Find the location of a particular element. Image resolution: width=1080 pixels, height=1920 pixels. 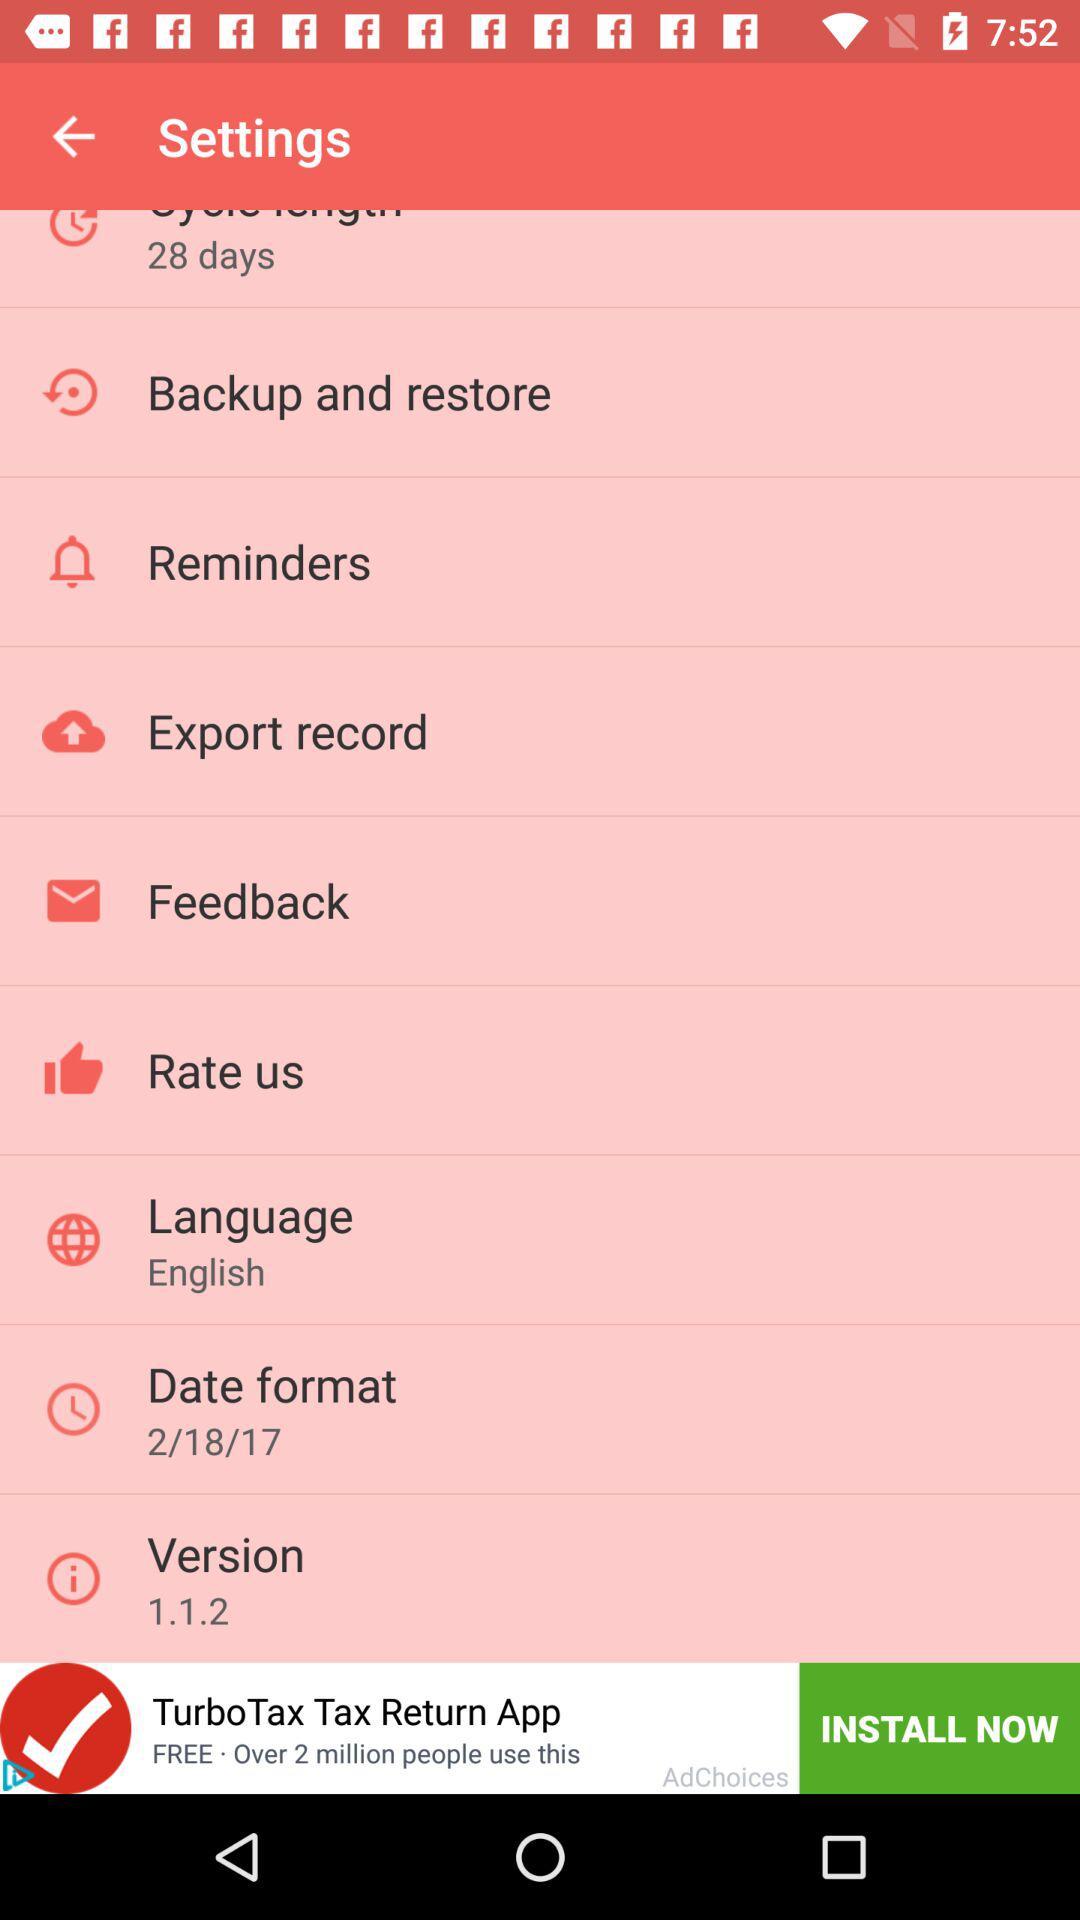

28 days is located at coordinates (211, 253).